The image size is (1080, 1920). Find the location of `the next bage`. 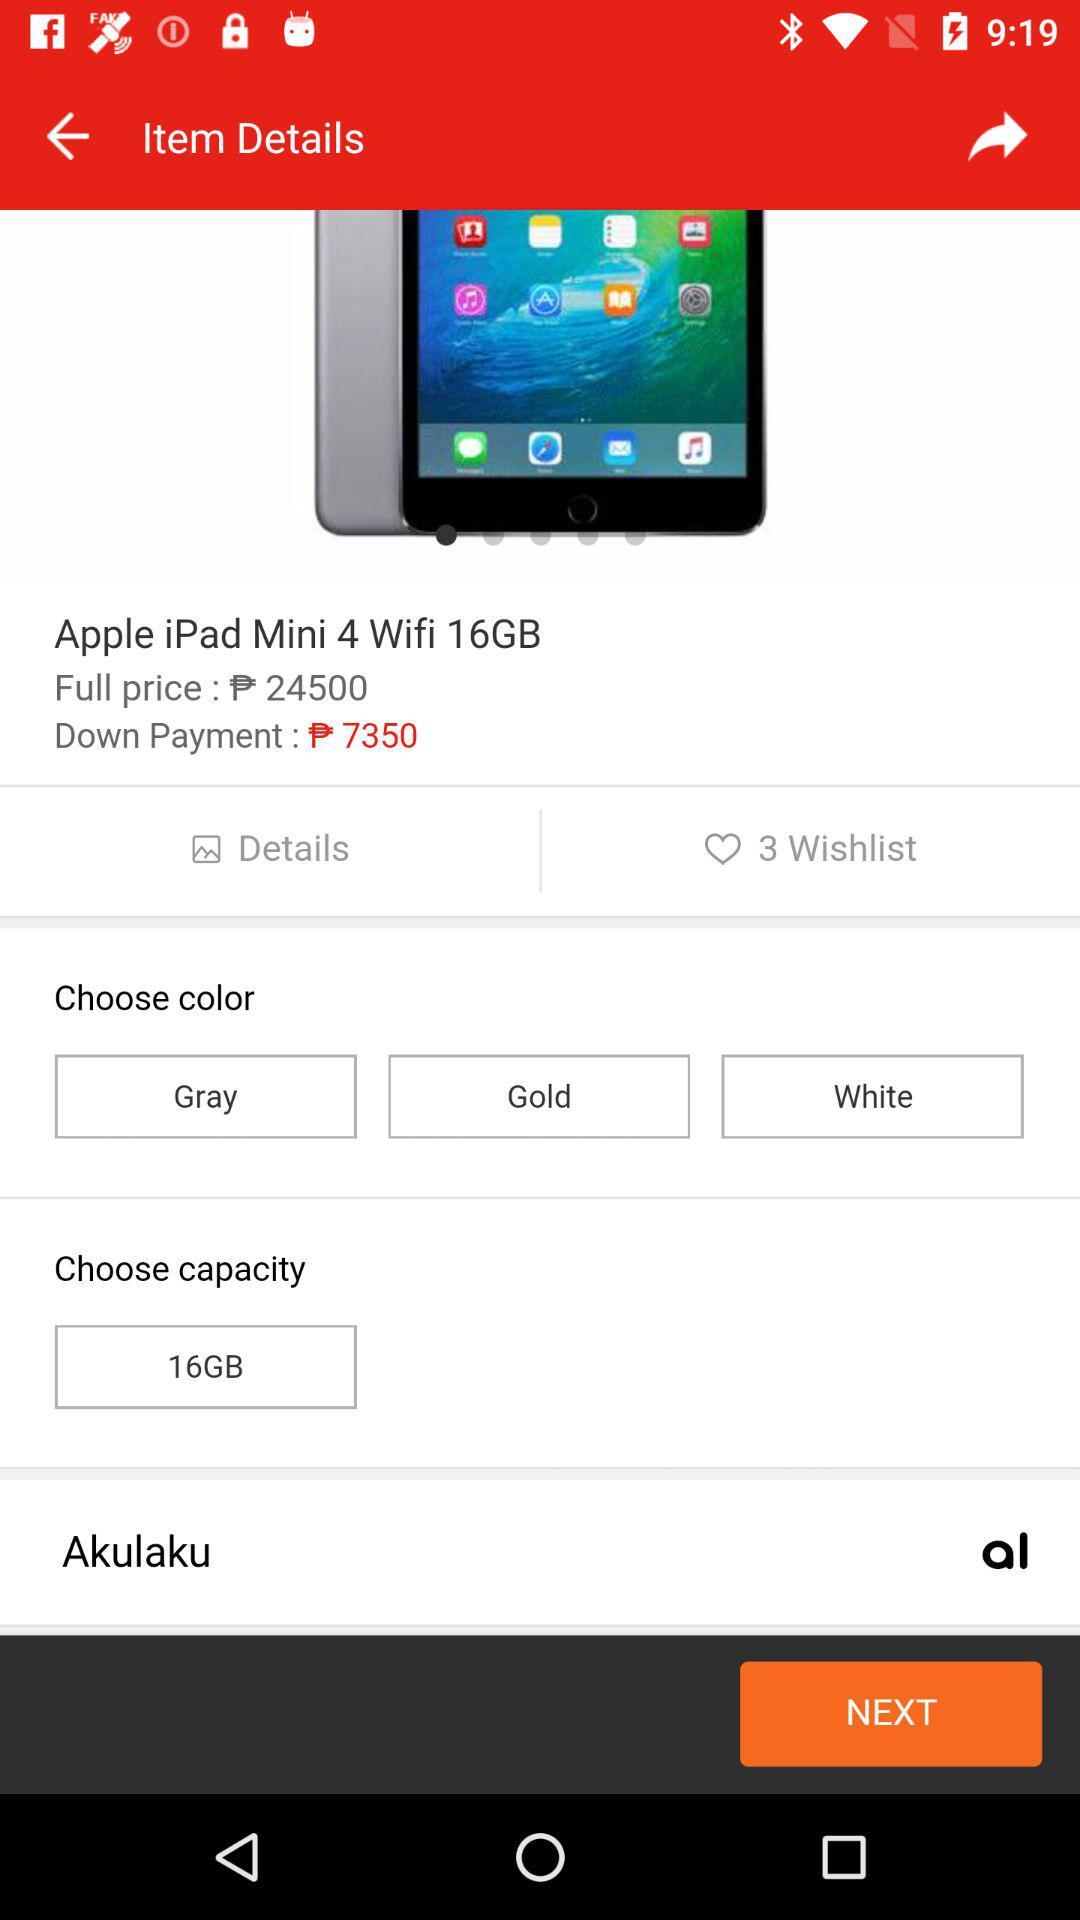

the next bage is located at coordinates (997, 135).